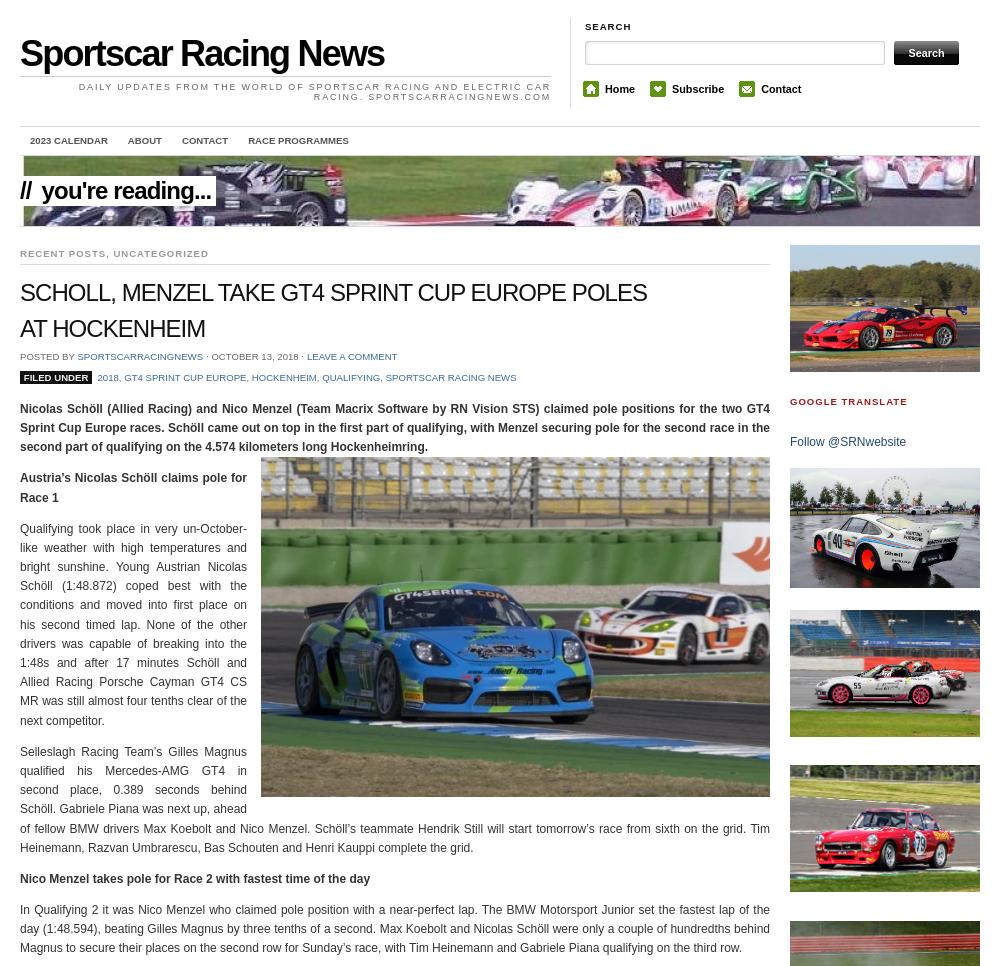 The image size is (1000, 966). Describe the element at coordinates (385, 375) in the screenshot. I see `'sportscar racing news'` at that location.